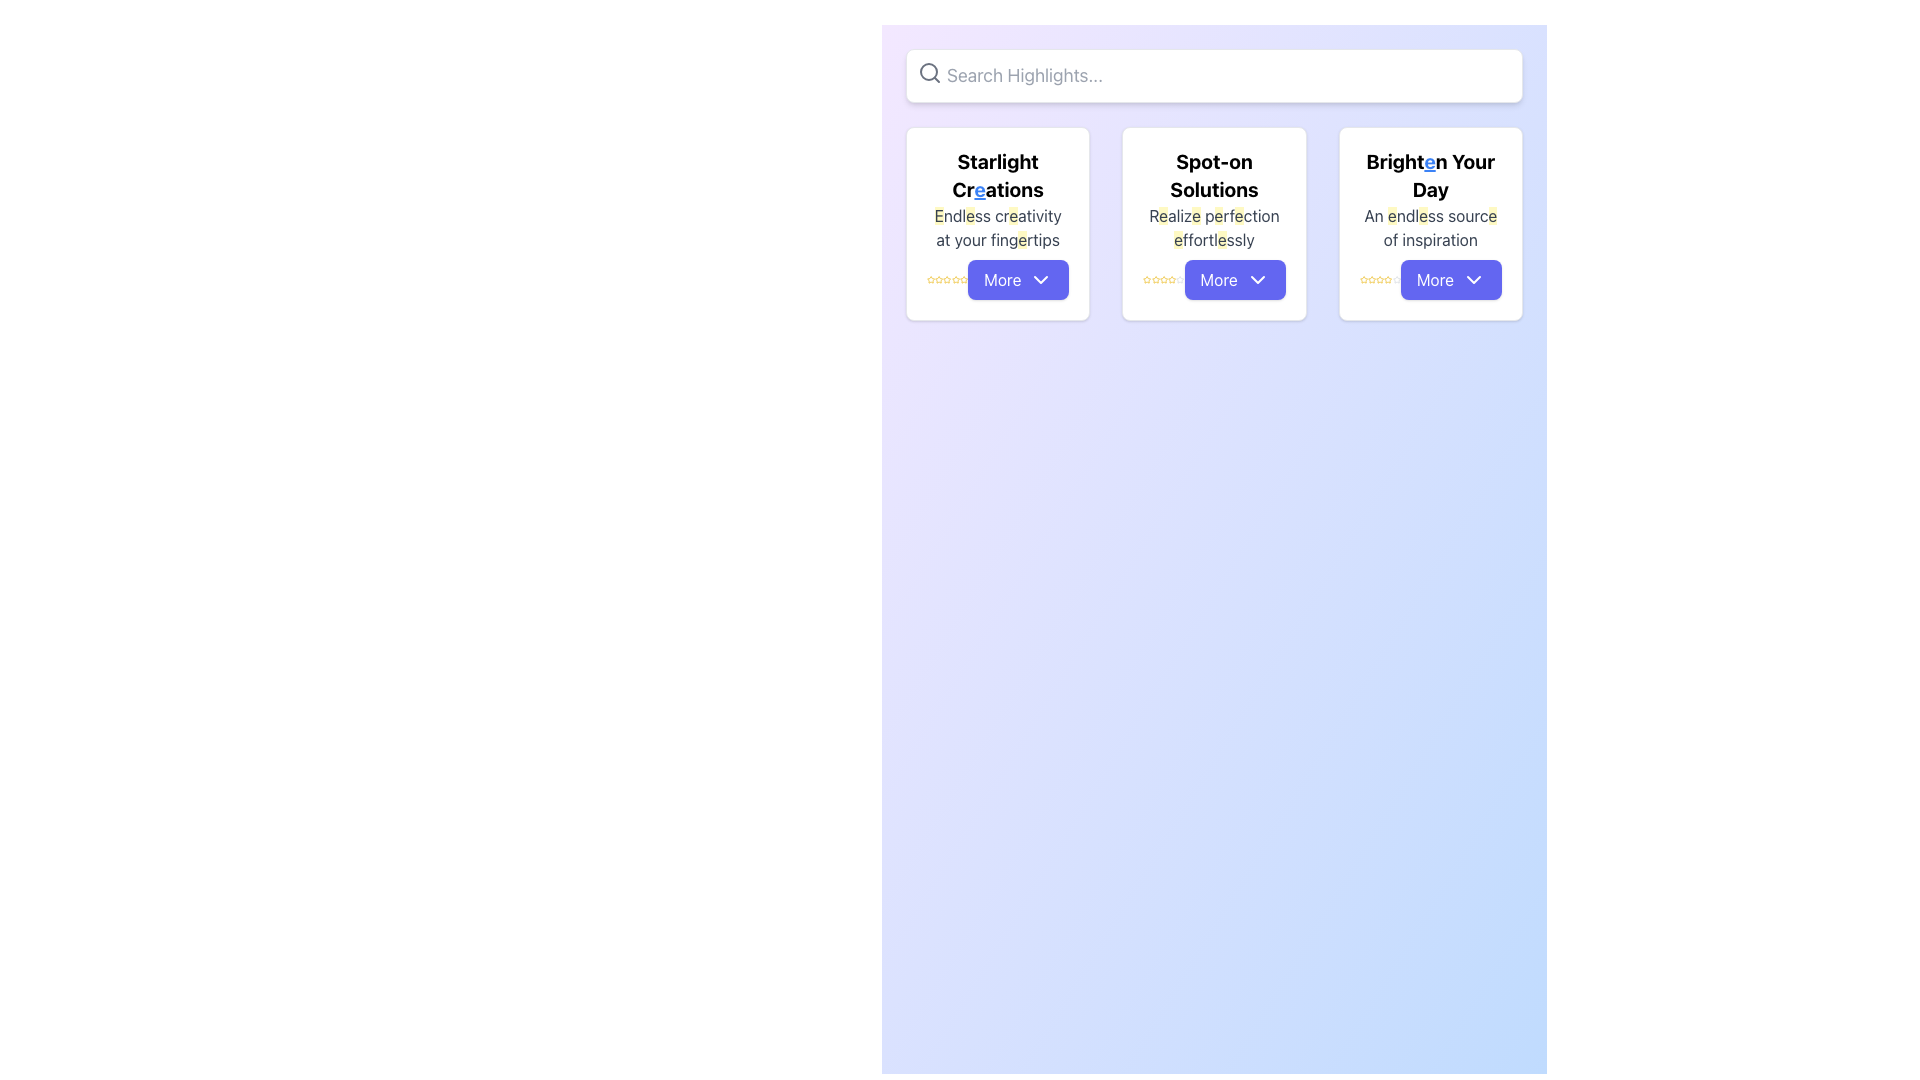 This screenshot has height=1080, width=1920. I want to click on the text 'ations', which is styled in bold and part of the title 'Starlight Creations' located in the top left of the interface, so click(1014, 189).